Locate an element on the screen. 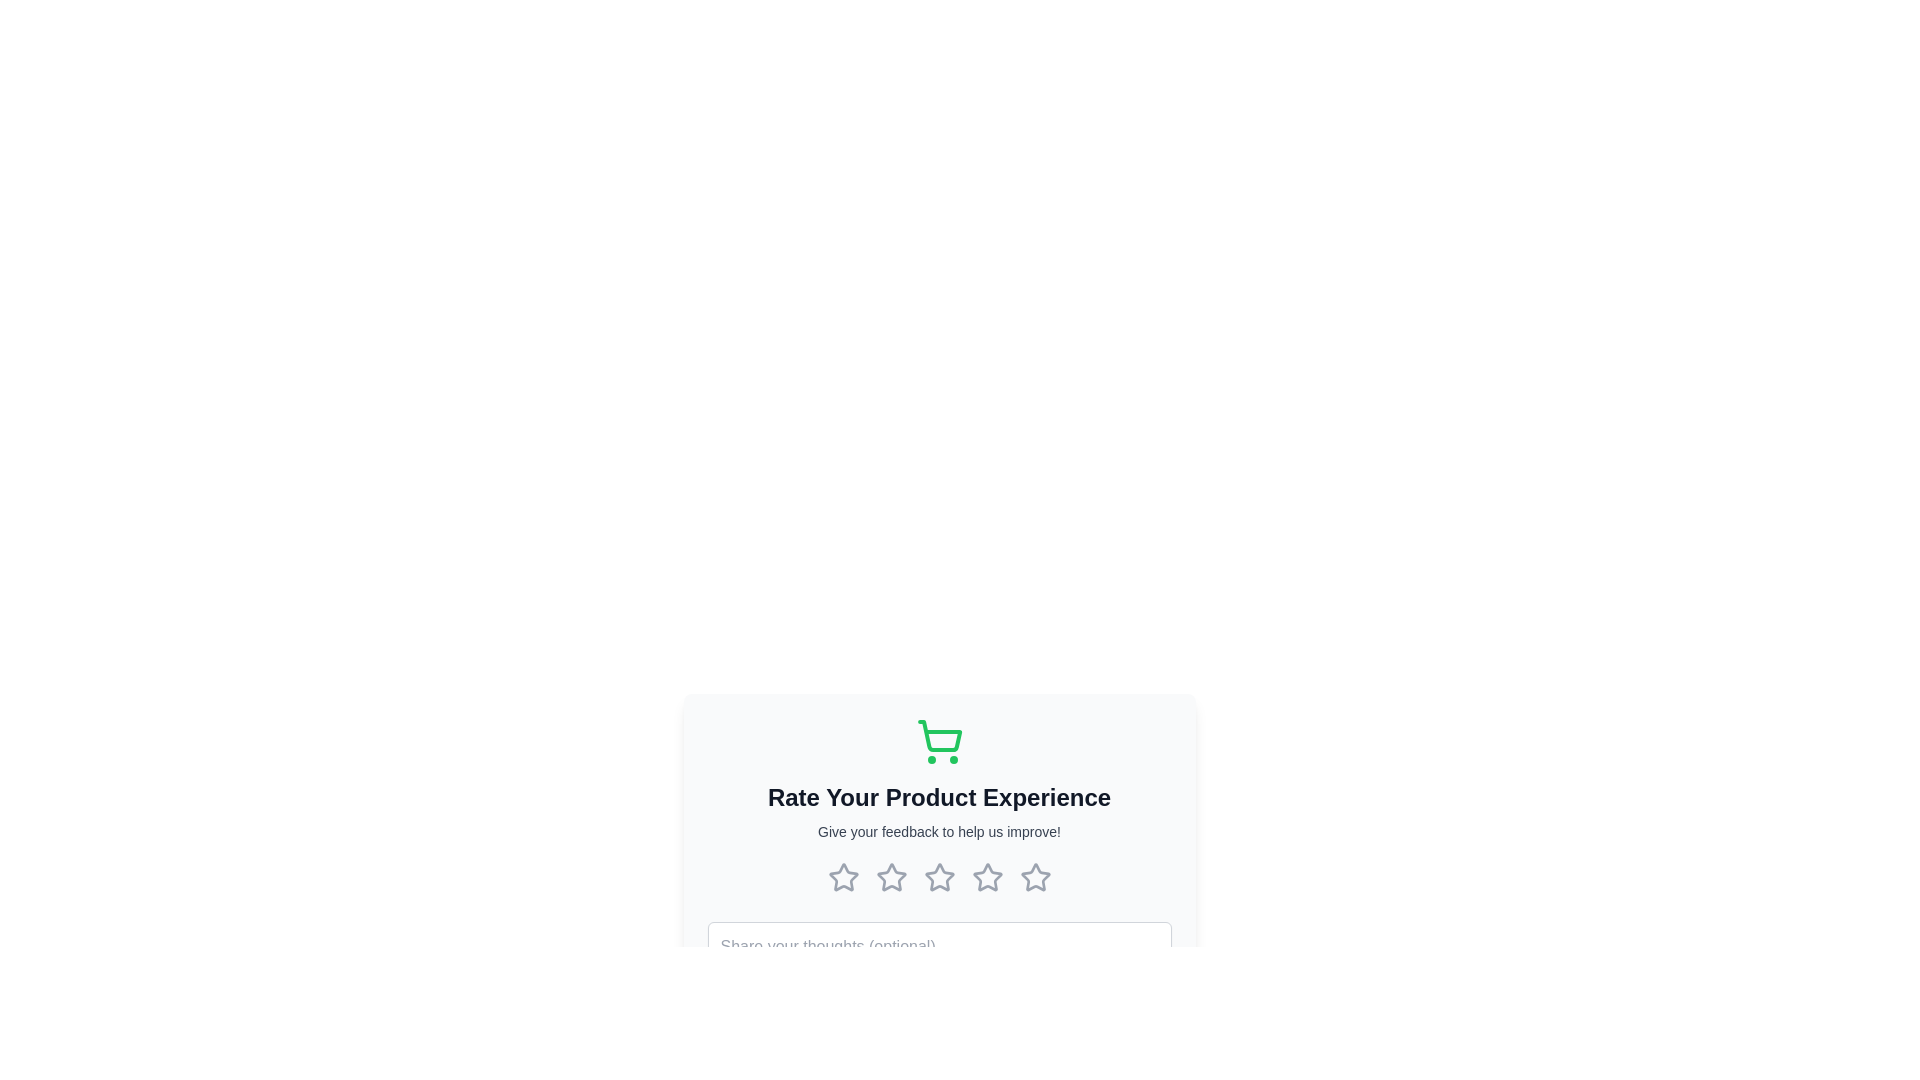 This screenshot has height=1080, width=1920. the third star icon in the user rating system is located at coordinates (938, 877).